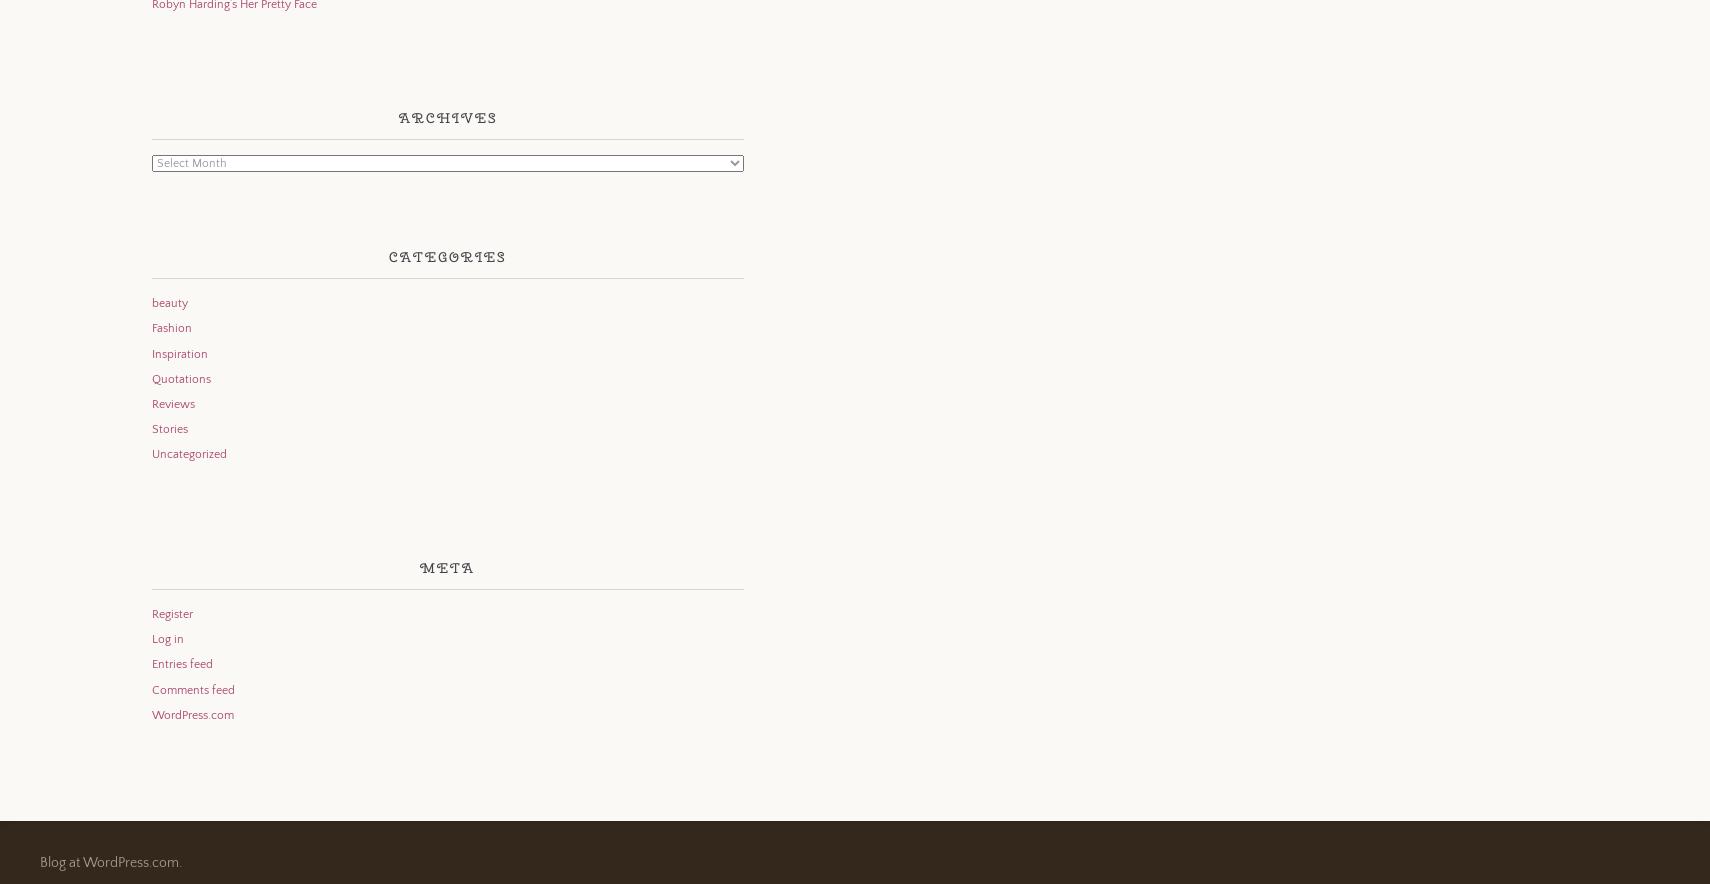 The height and width of the screenshot is (884, 1710). I want to click on 'Entries feed', so click(149, 664).